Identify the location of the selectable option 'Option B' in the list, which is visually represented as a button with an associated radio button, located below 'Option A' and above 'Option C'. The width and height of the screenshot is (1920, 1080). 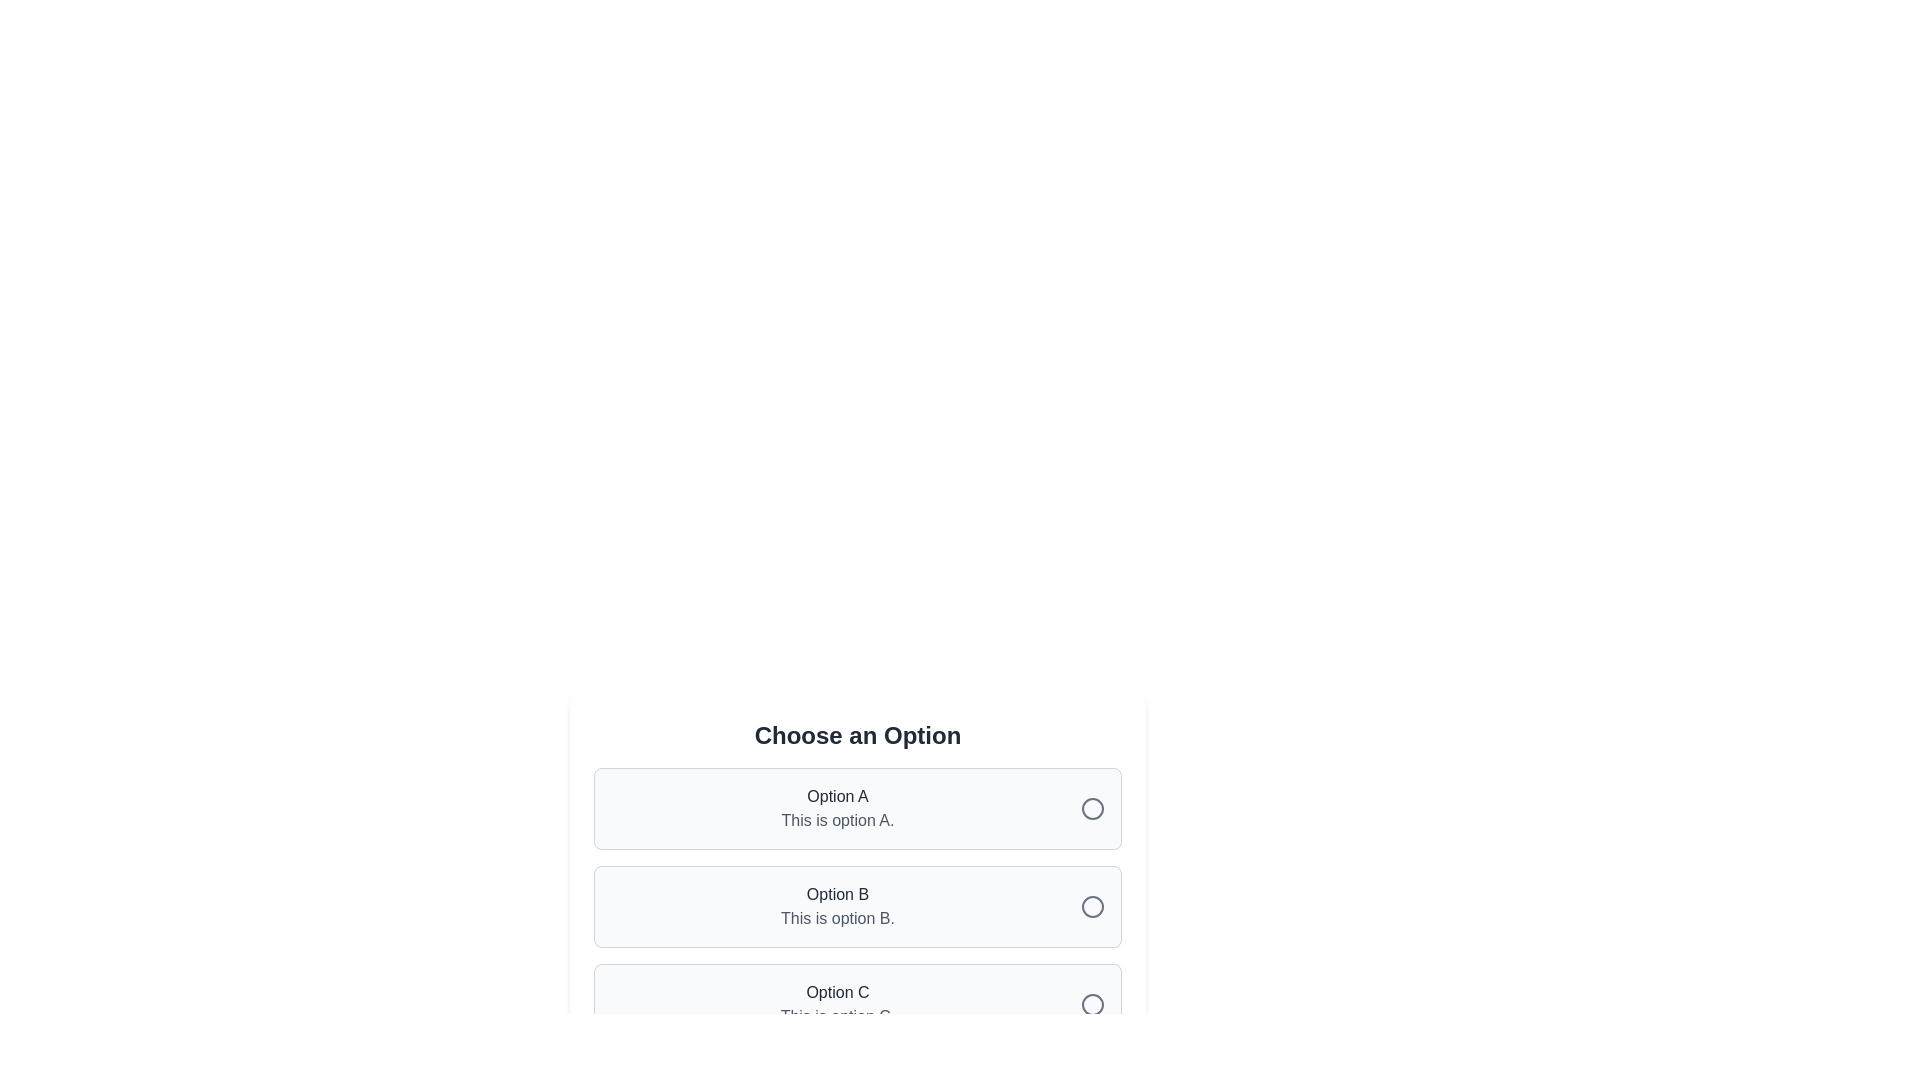
(858, 882).